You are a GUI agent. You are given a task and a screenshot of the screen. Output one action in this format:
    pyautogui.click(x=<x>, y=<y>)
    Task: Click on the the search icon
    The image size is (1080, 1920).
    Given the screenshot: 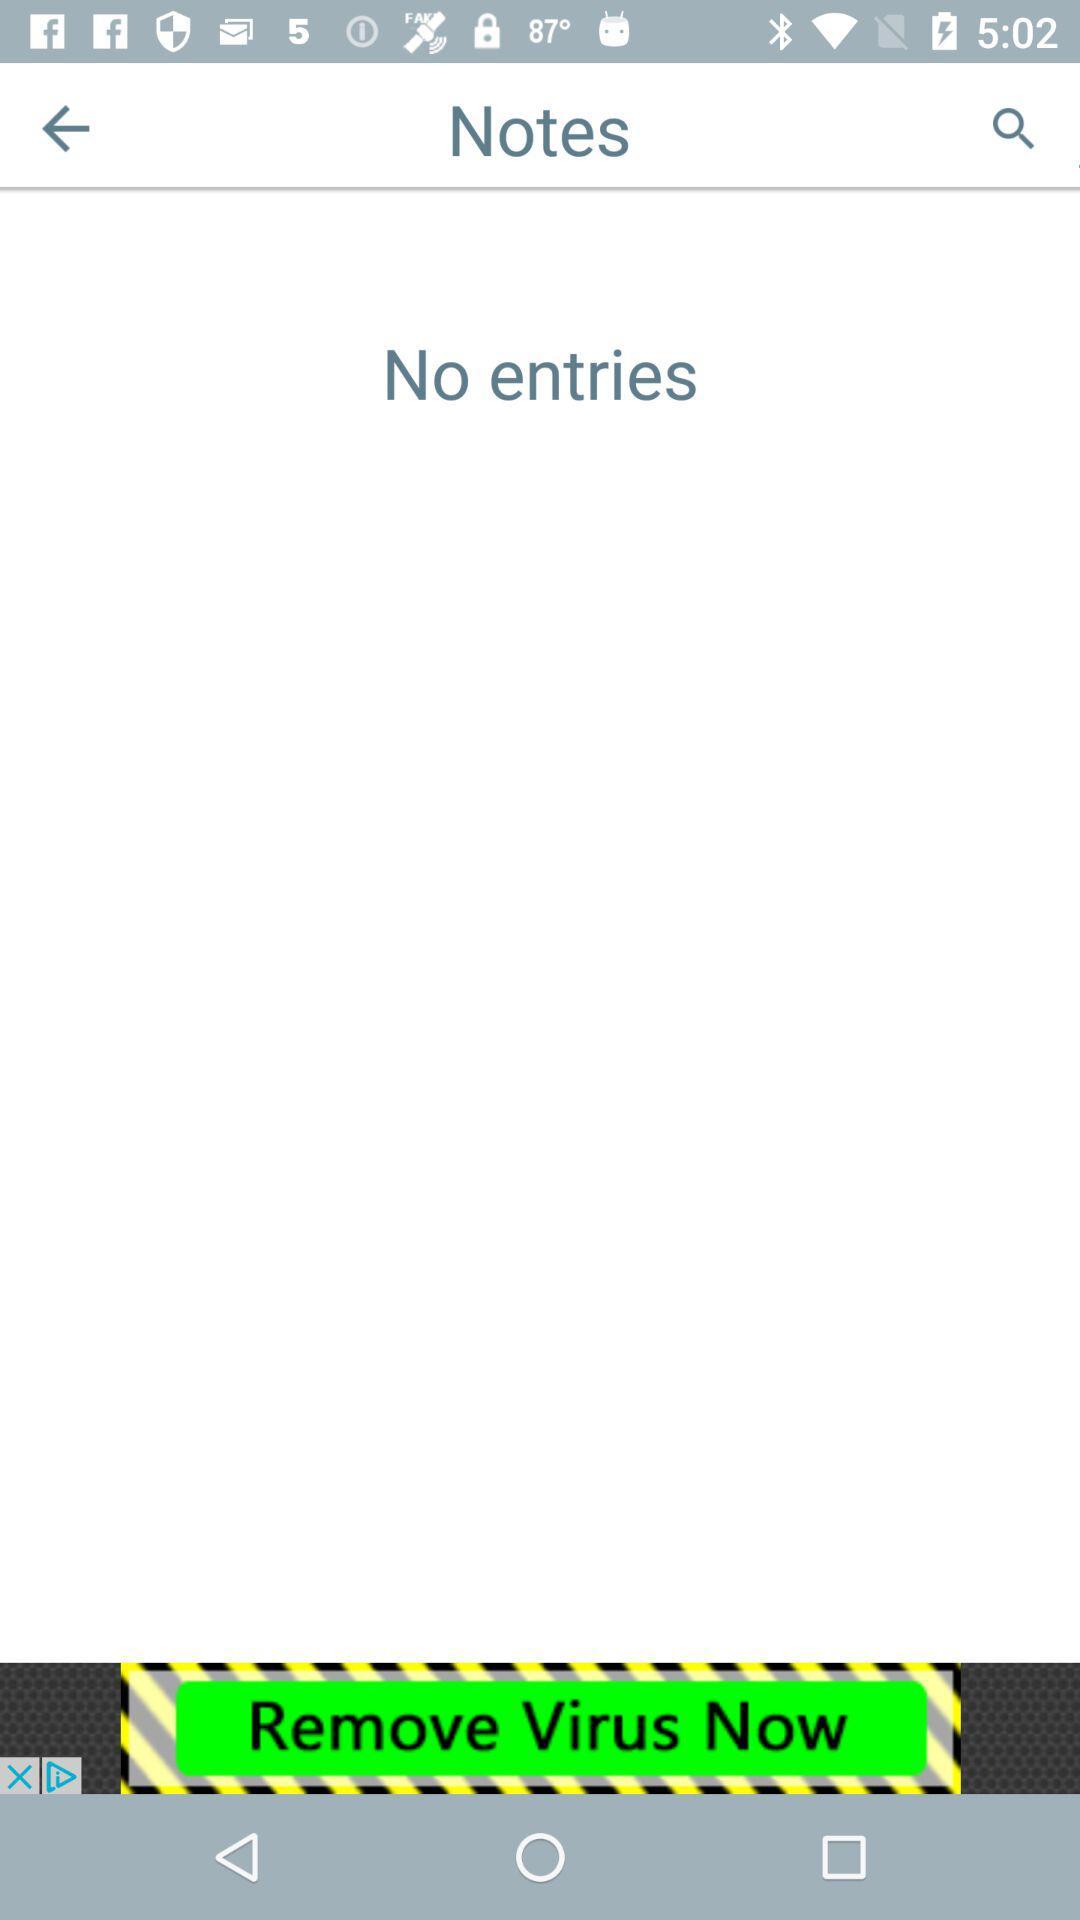 What is the action you would take?
    pyautogui.click(x=1013, y=127)
    